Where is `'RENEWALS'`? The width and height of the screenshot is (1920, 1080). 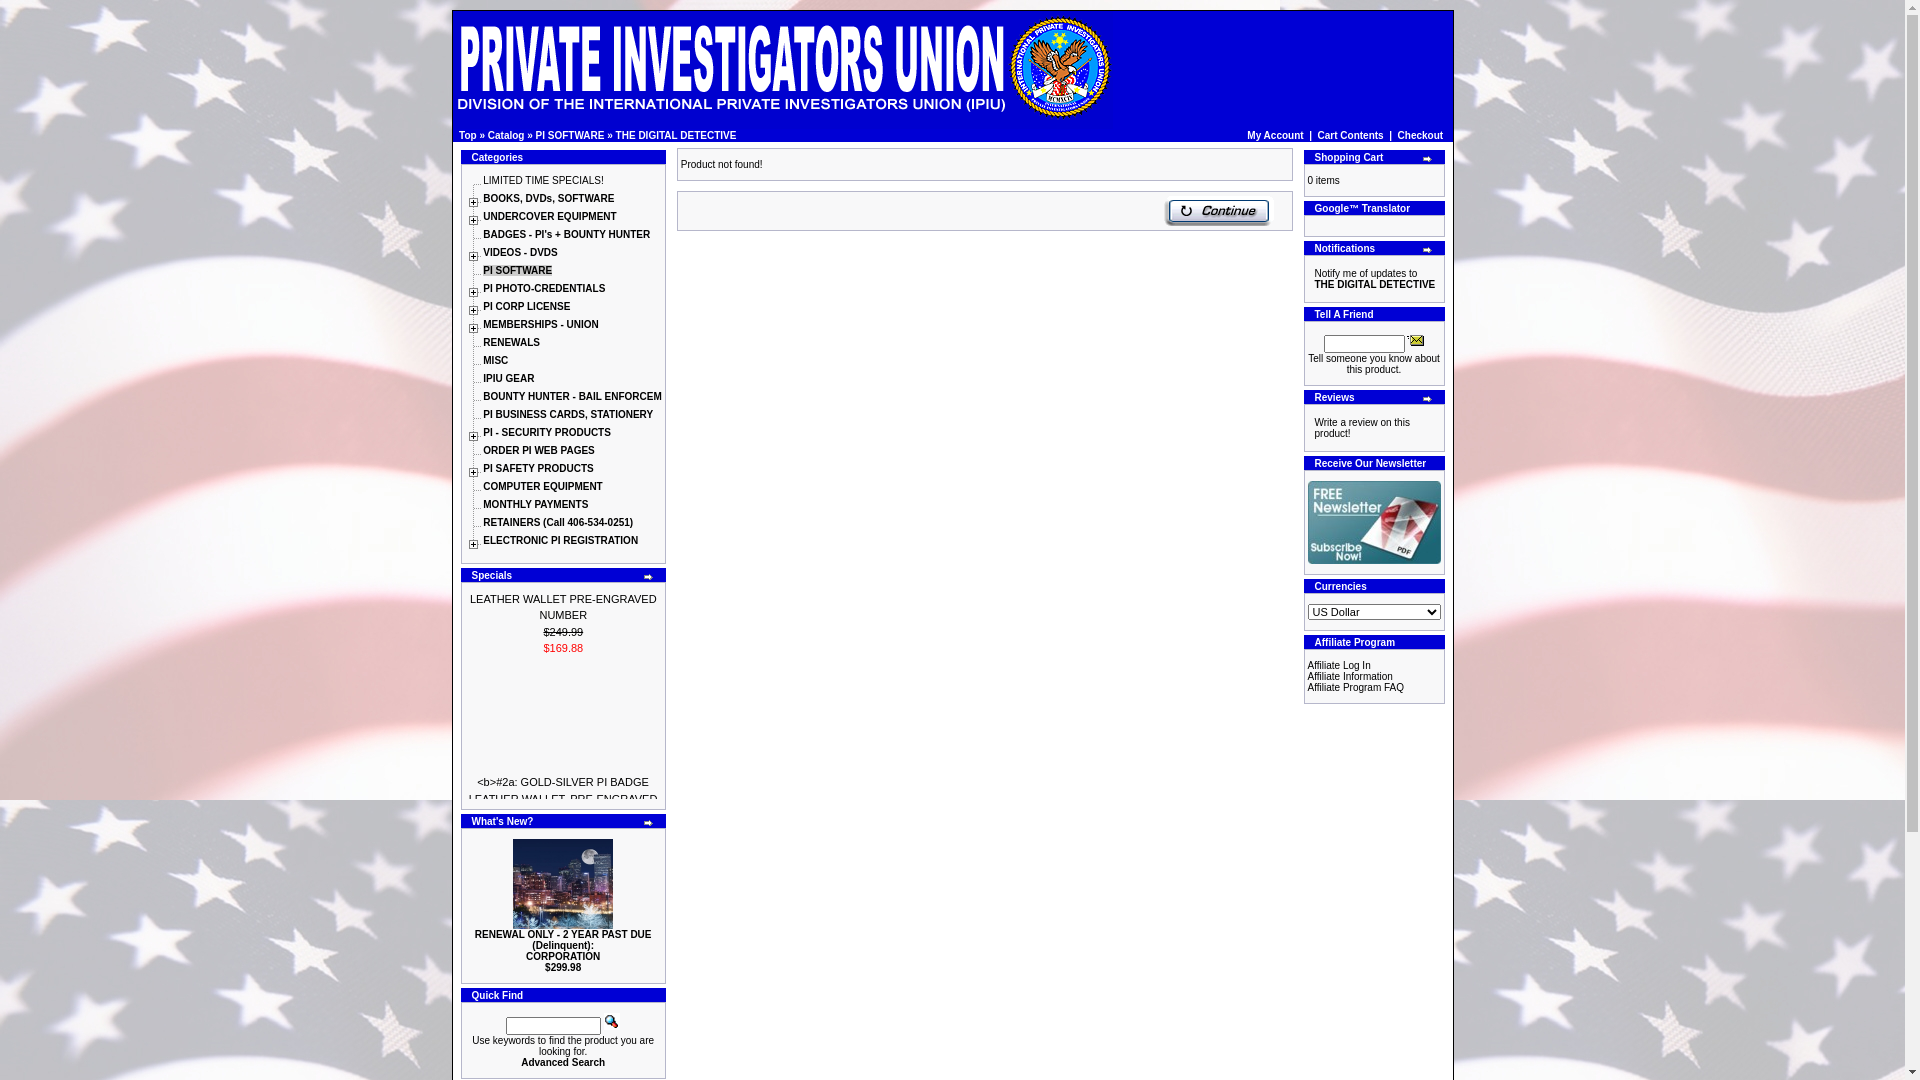
'RENEWALS' is located at coordinates (511, 341).